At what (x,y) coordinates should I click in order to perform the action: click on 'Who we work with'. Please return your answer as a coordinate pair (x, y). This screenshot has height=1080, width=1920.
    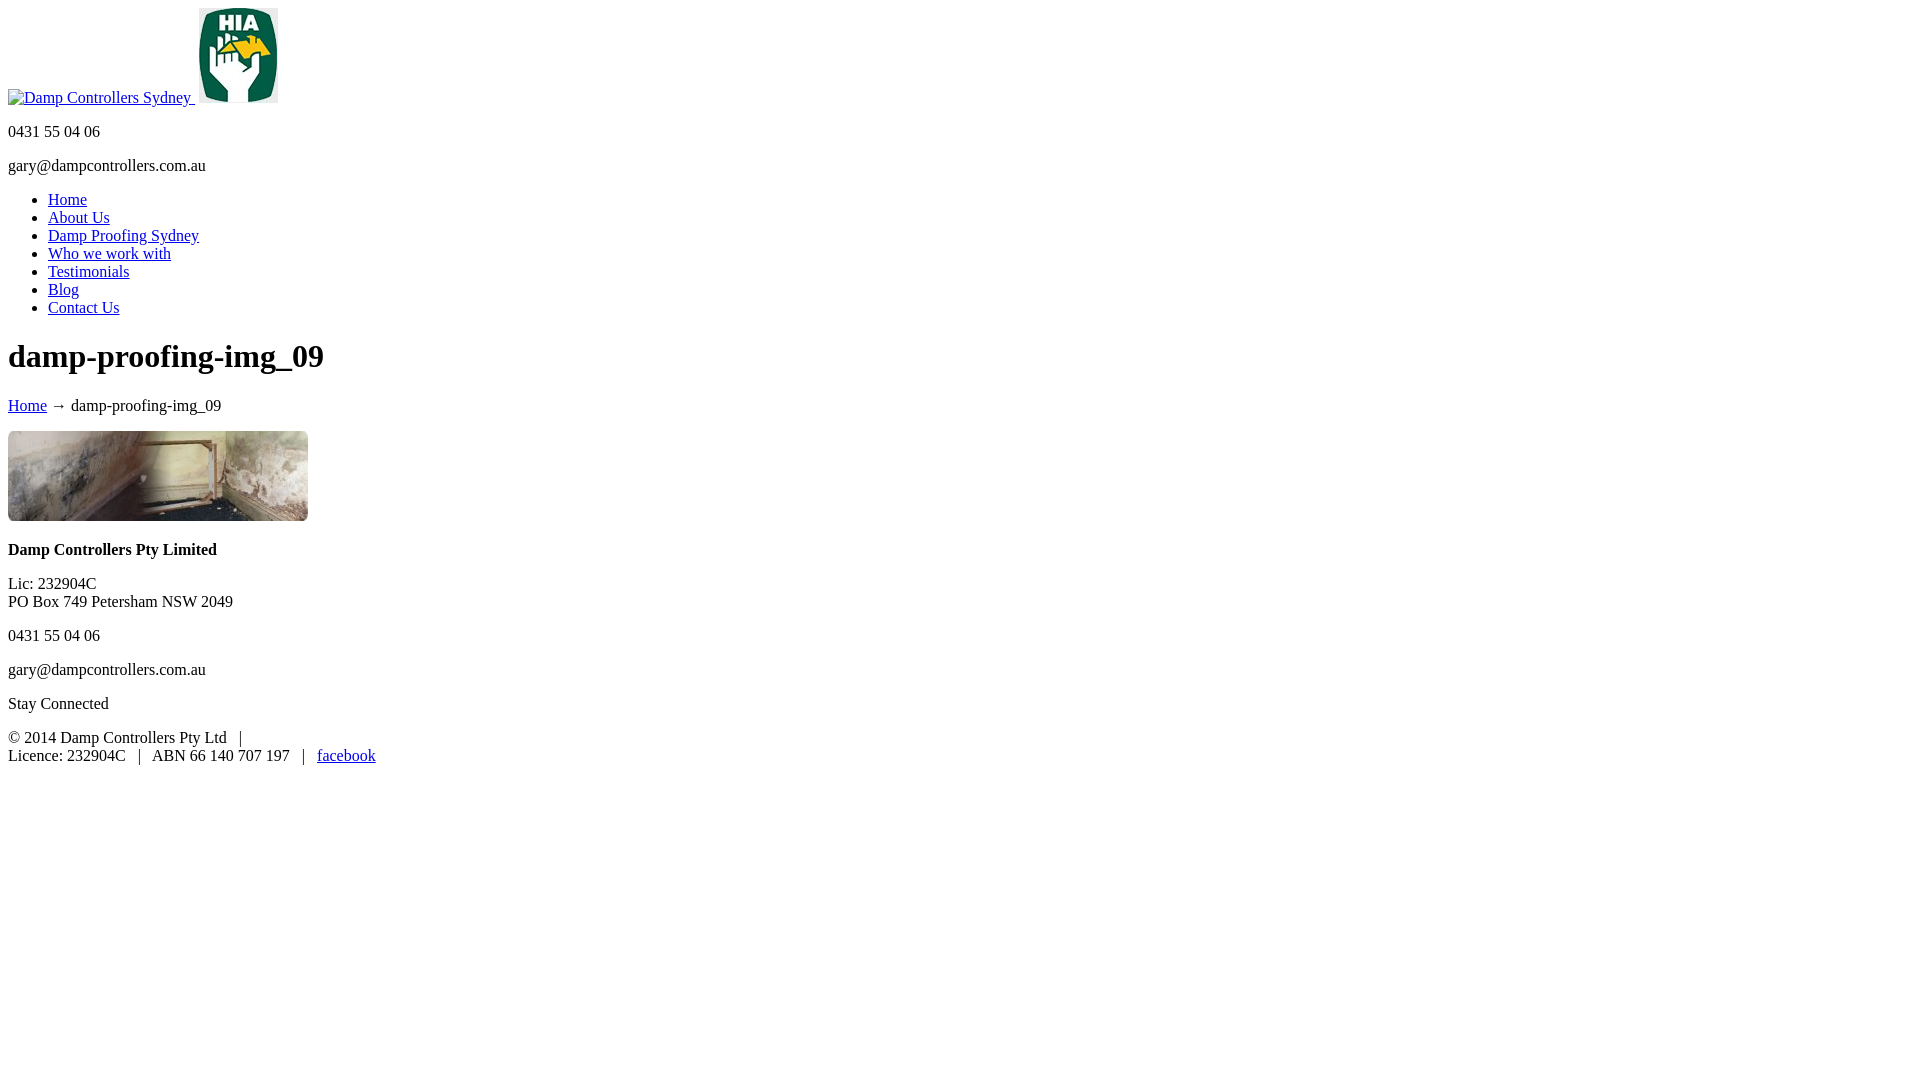
    Looking at the image, I should click on (108, 252).